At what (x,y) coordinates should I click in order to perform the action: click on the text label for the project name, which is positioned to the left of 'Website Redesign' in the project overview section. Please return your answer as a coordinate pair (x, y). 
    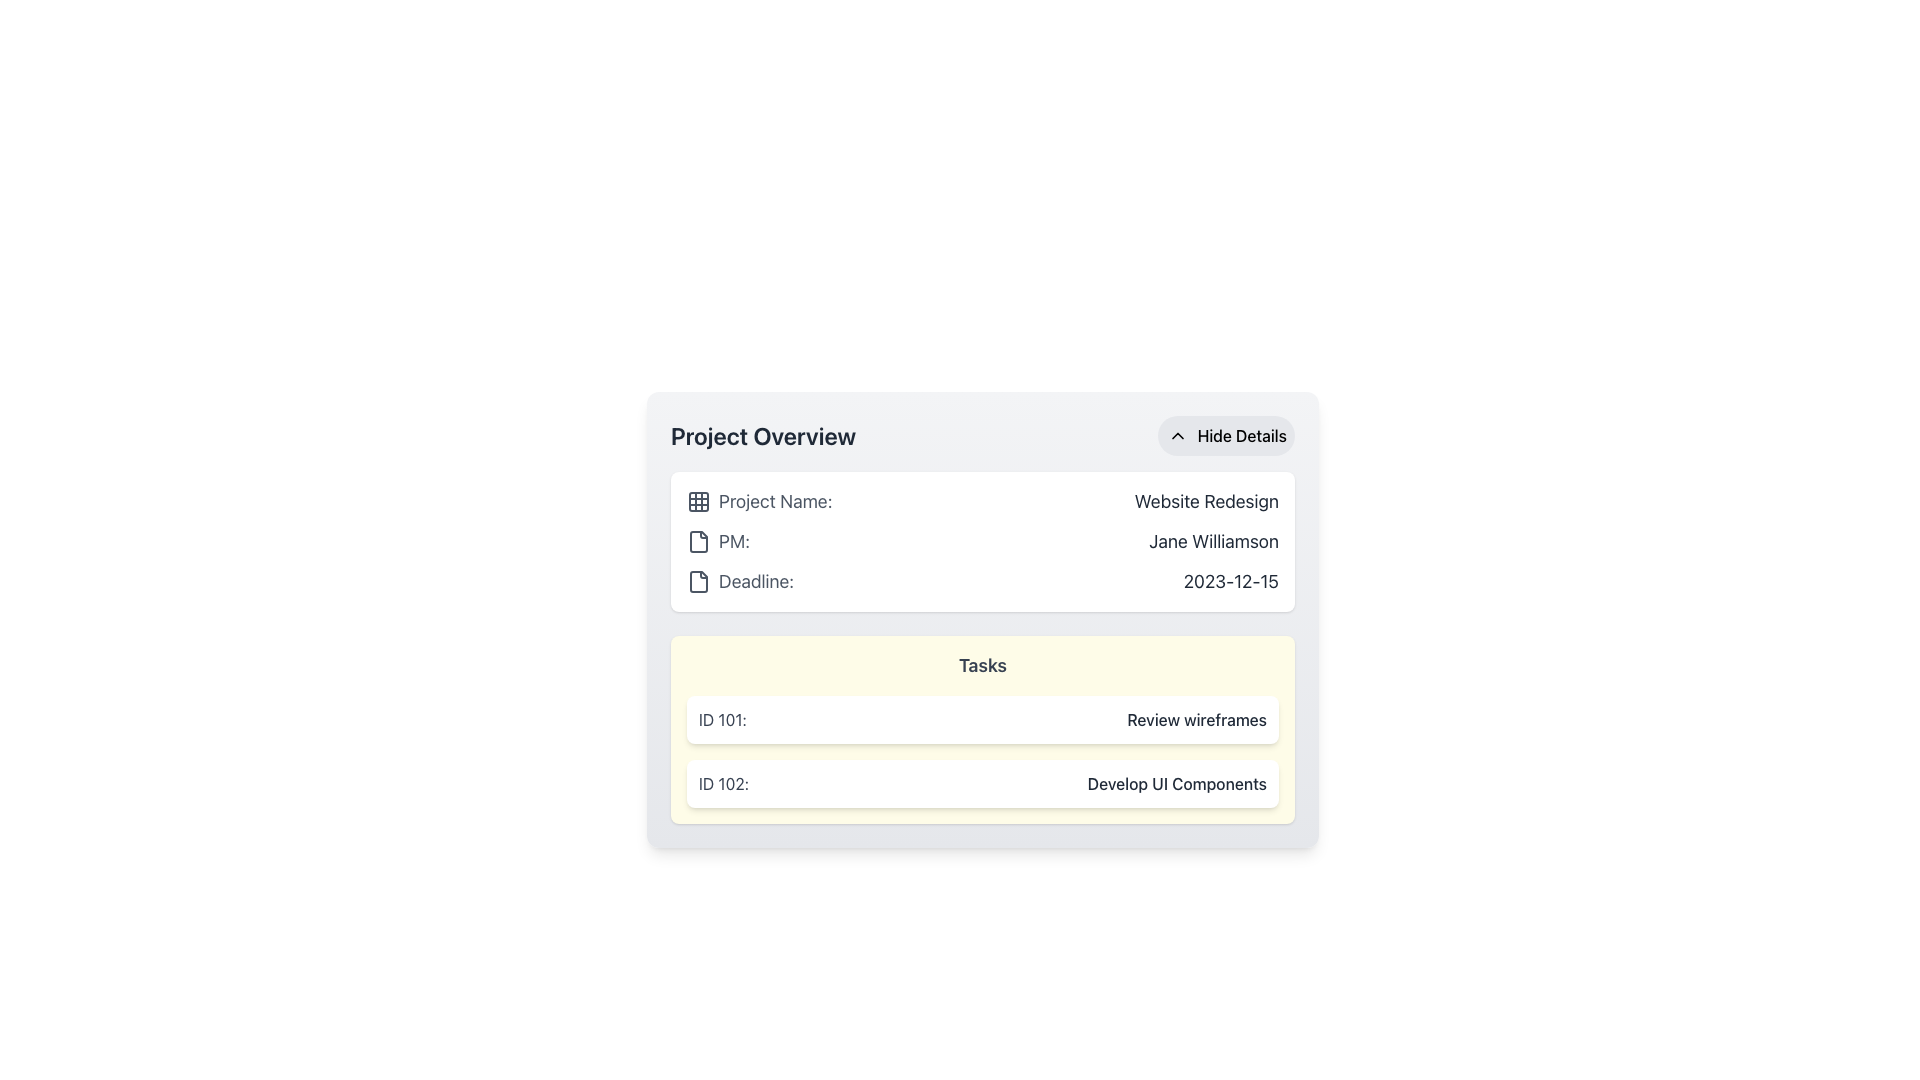
    Looking at the image, I should click on (758, 500).